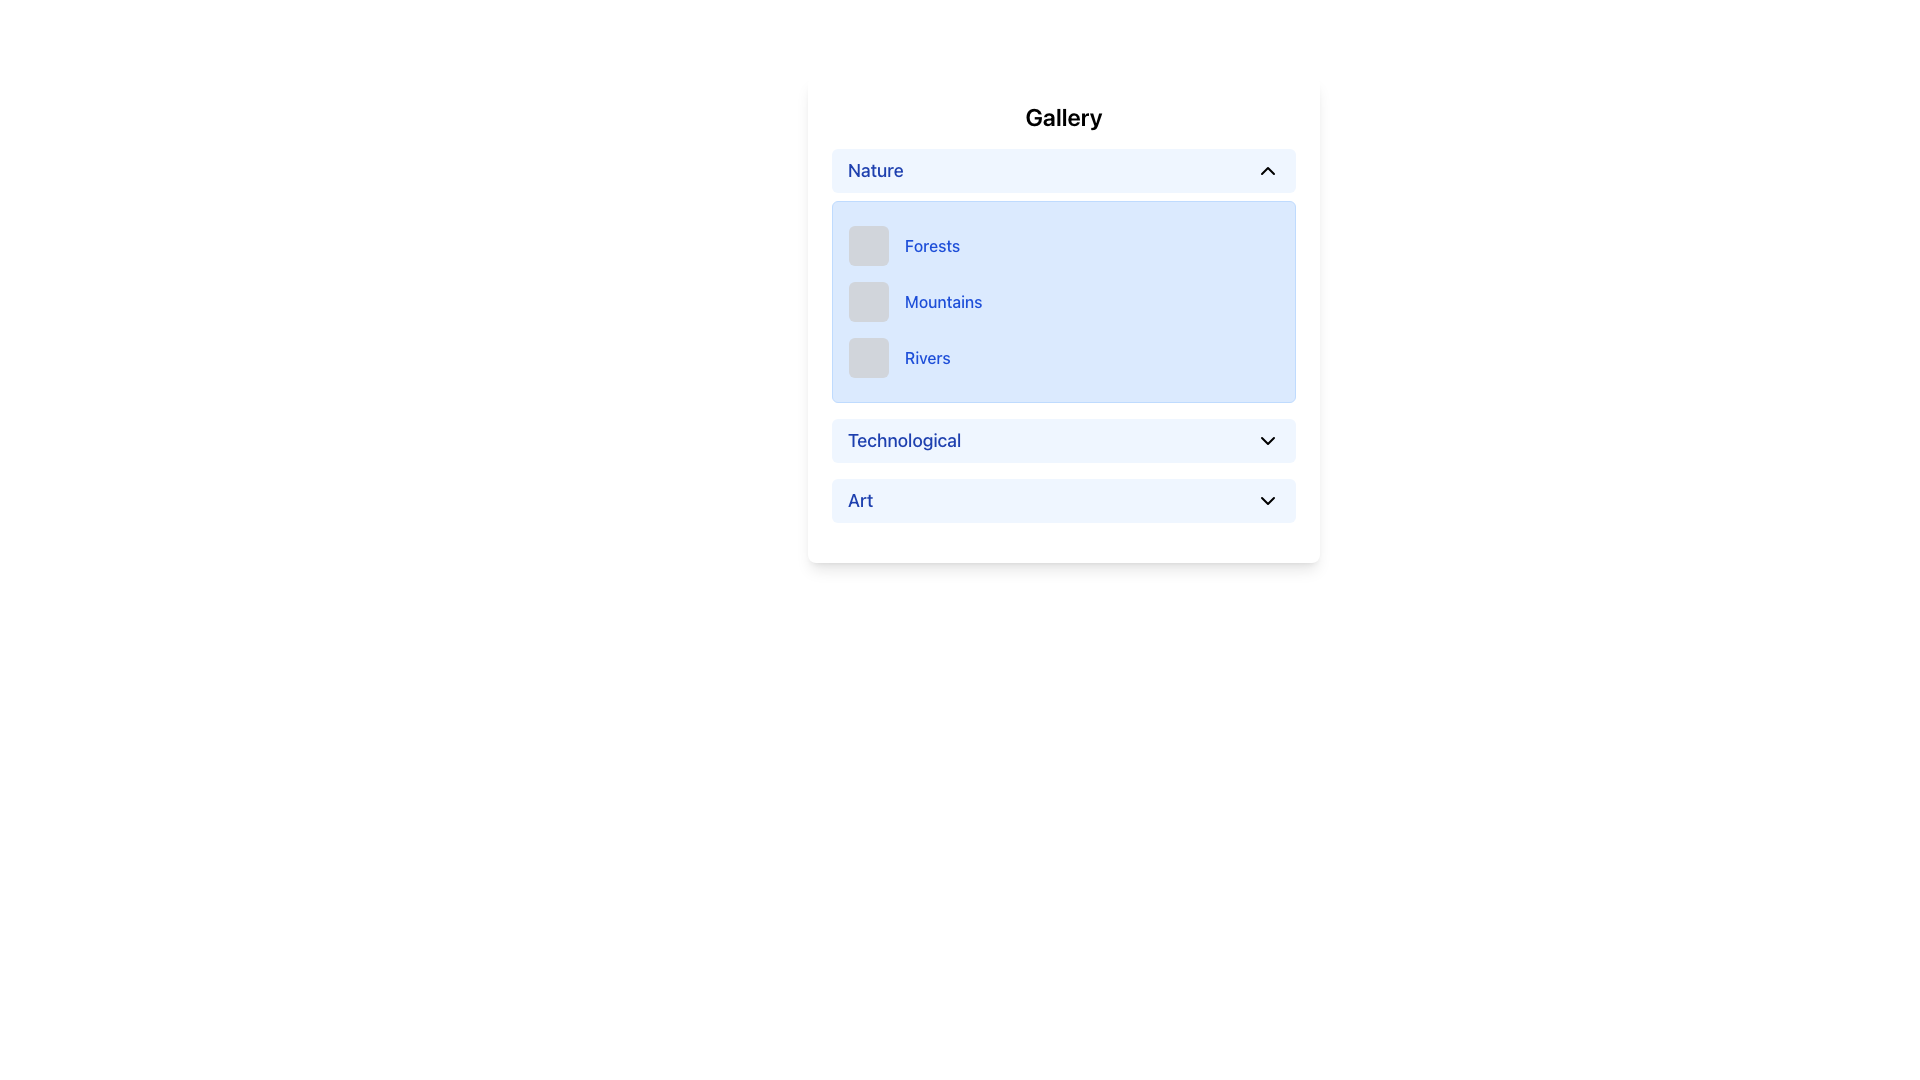  Describe the element at coordinates (1063, 301) in the screenshot. I see `the List item for 'Mountains'` at that location.